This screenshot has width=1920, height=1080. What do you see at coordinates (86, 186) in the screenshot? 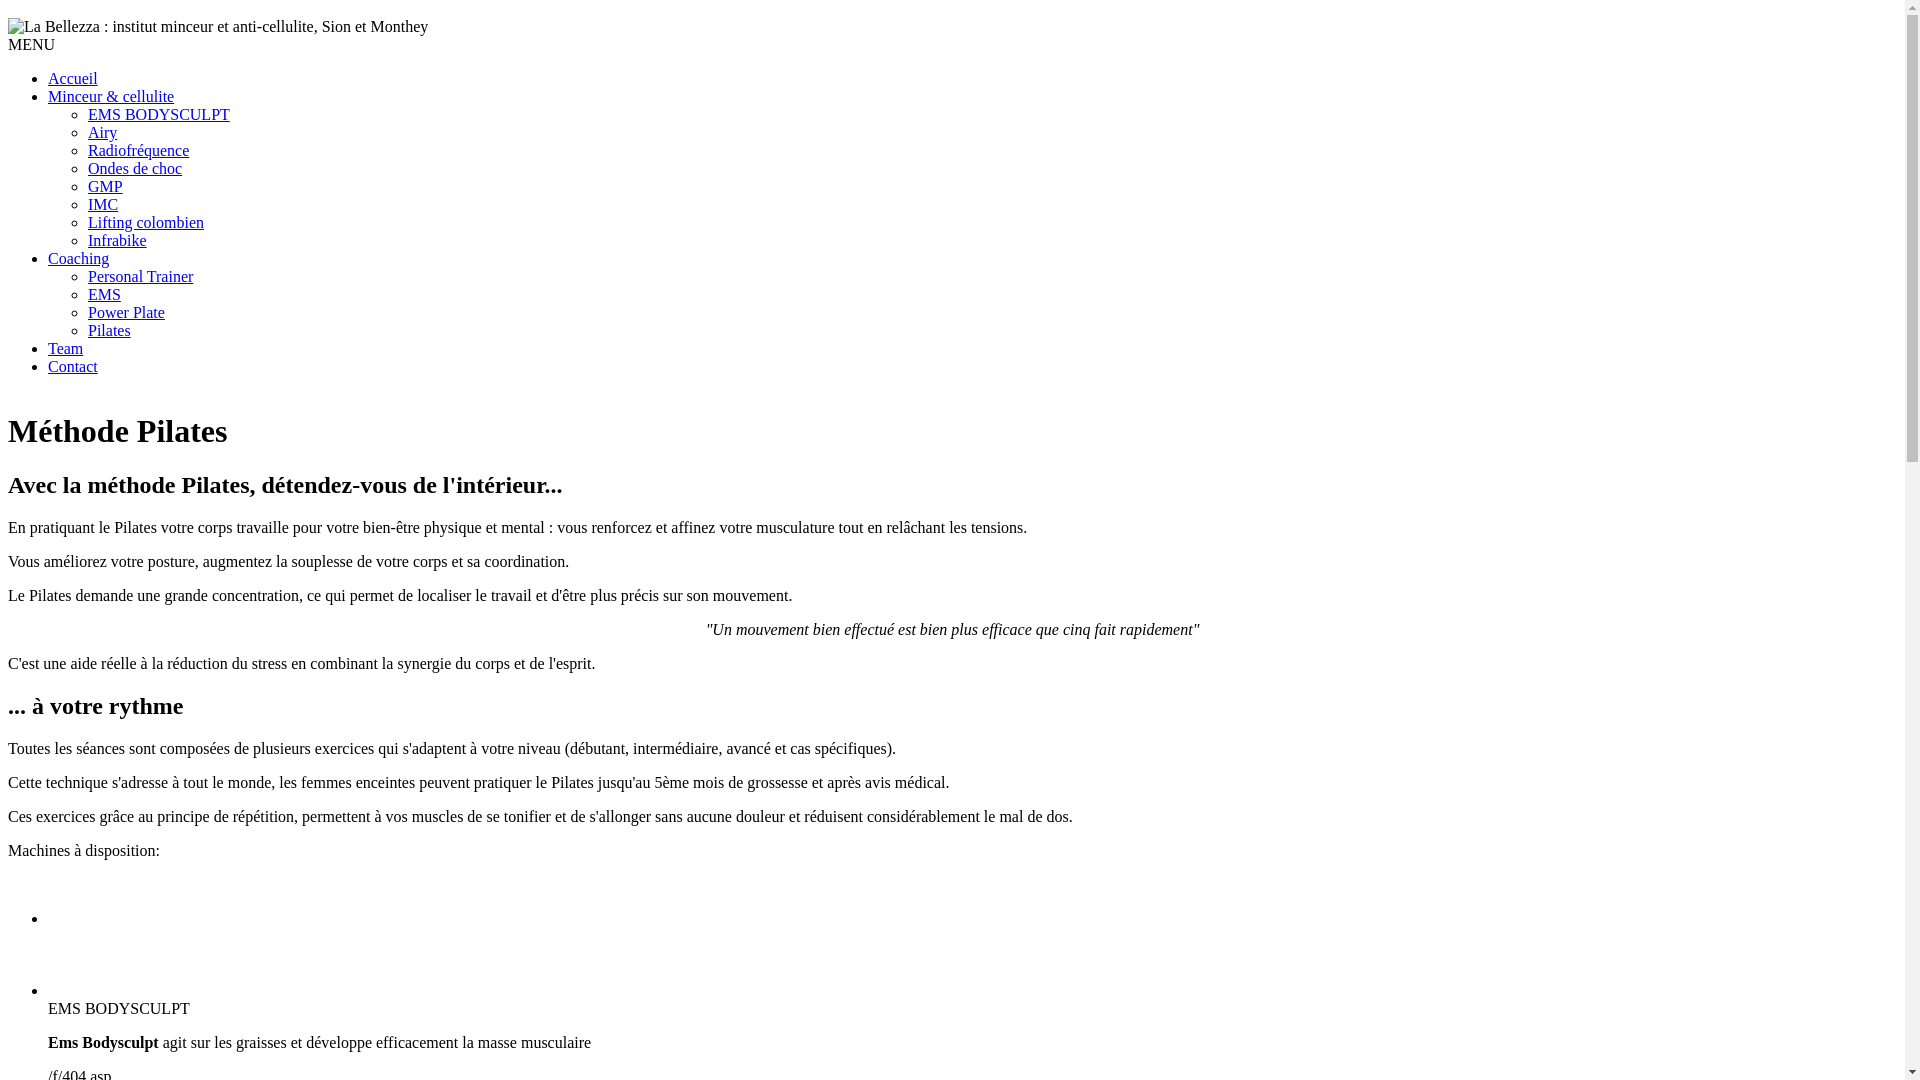
I see `'GMP'` at bounding box center [86, 186].